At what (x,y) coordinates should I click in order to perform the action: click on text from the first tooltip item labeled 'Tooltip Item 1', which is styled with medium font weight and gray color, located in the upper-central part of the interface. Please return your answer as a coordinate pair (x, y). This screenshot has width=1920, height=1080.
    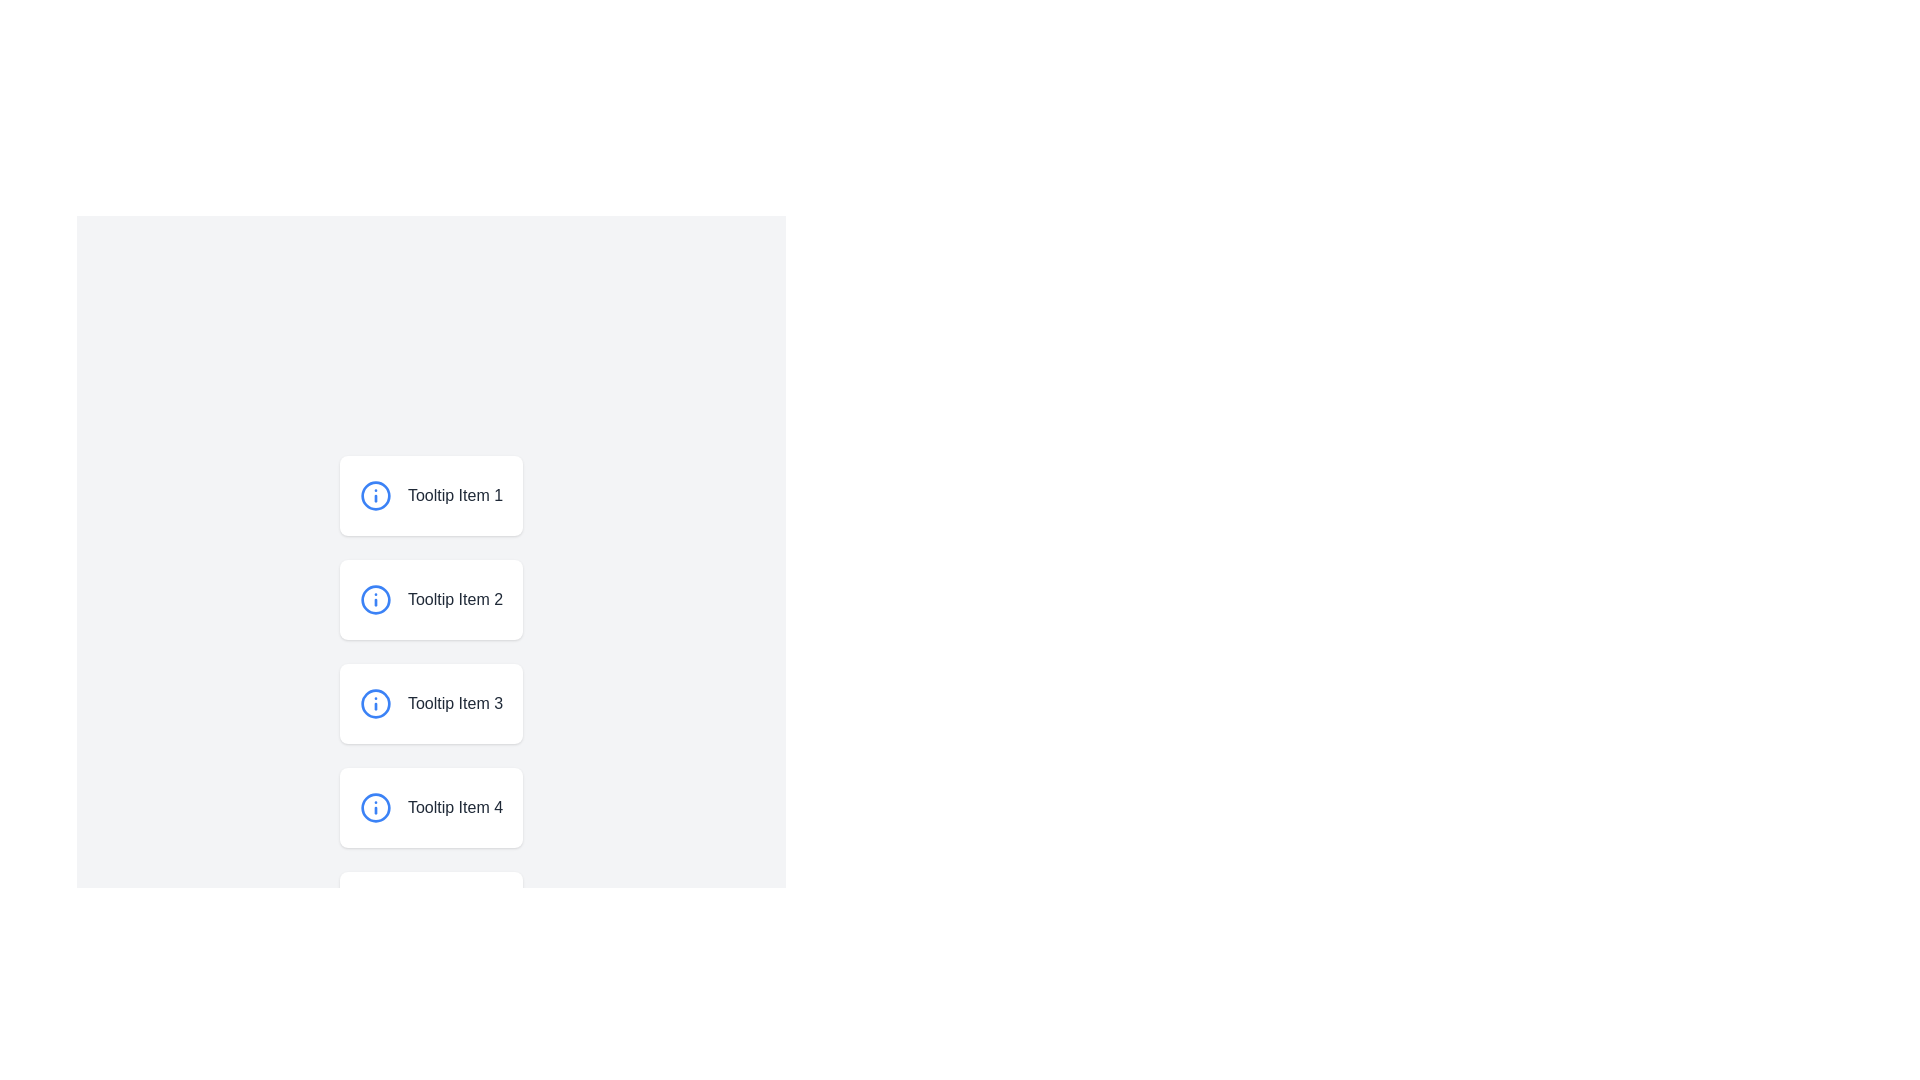
    Looking at the image, I should click on (446, 495).